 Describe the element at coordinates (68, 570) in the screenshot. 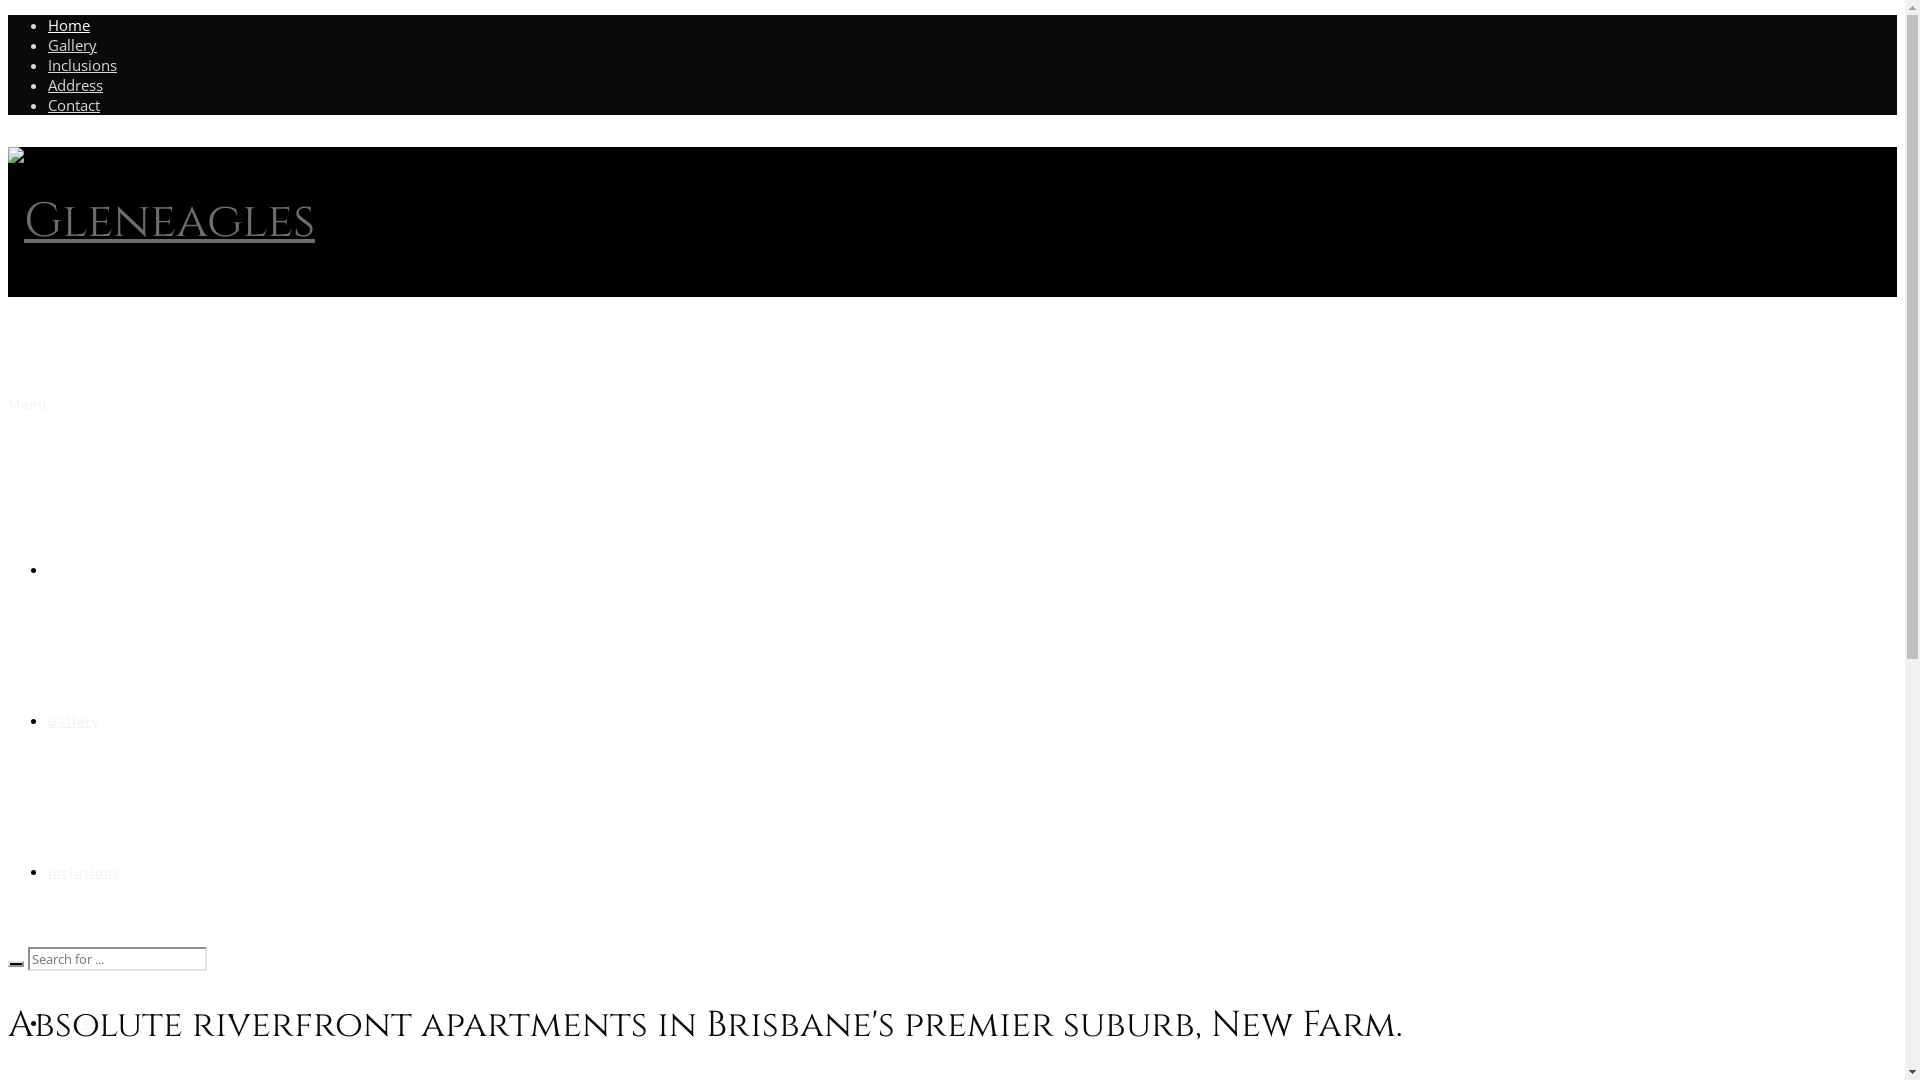

I see `'Home'` at that location.